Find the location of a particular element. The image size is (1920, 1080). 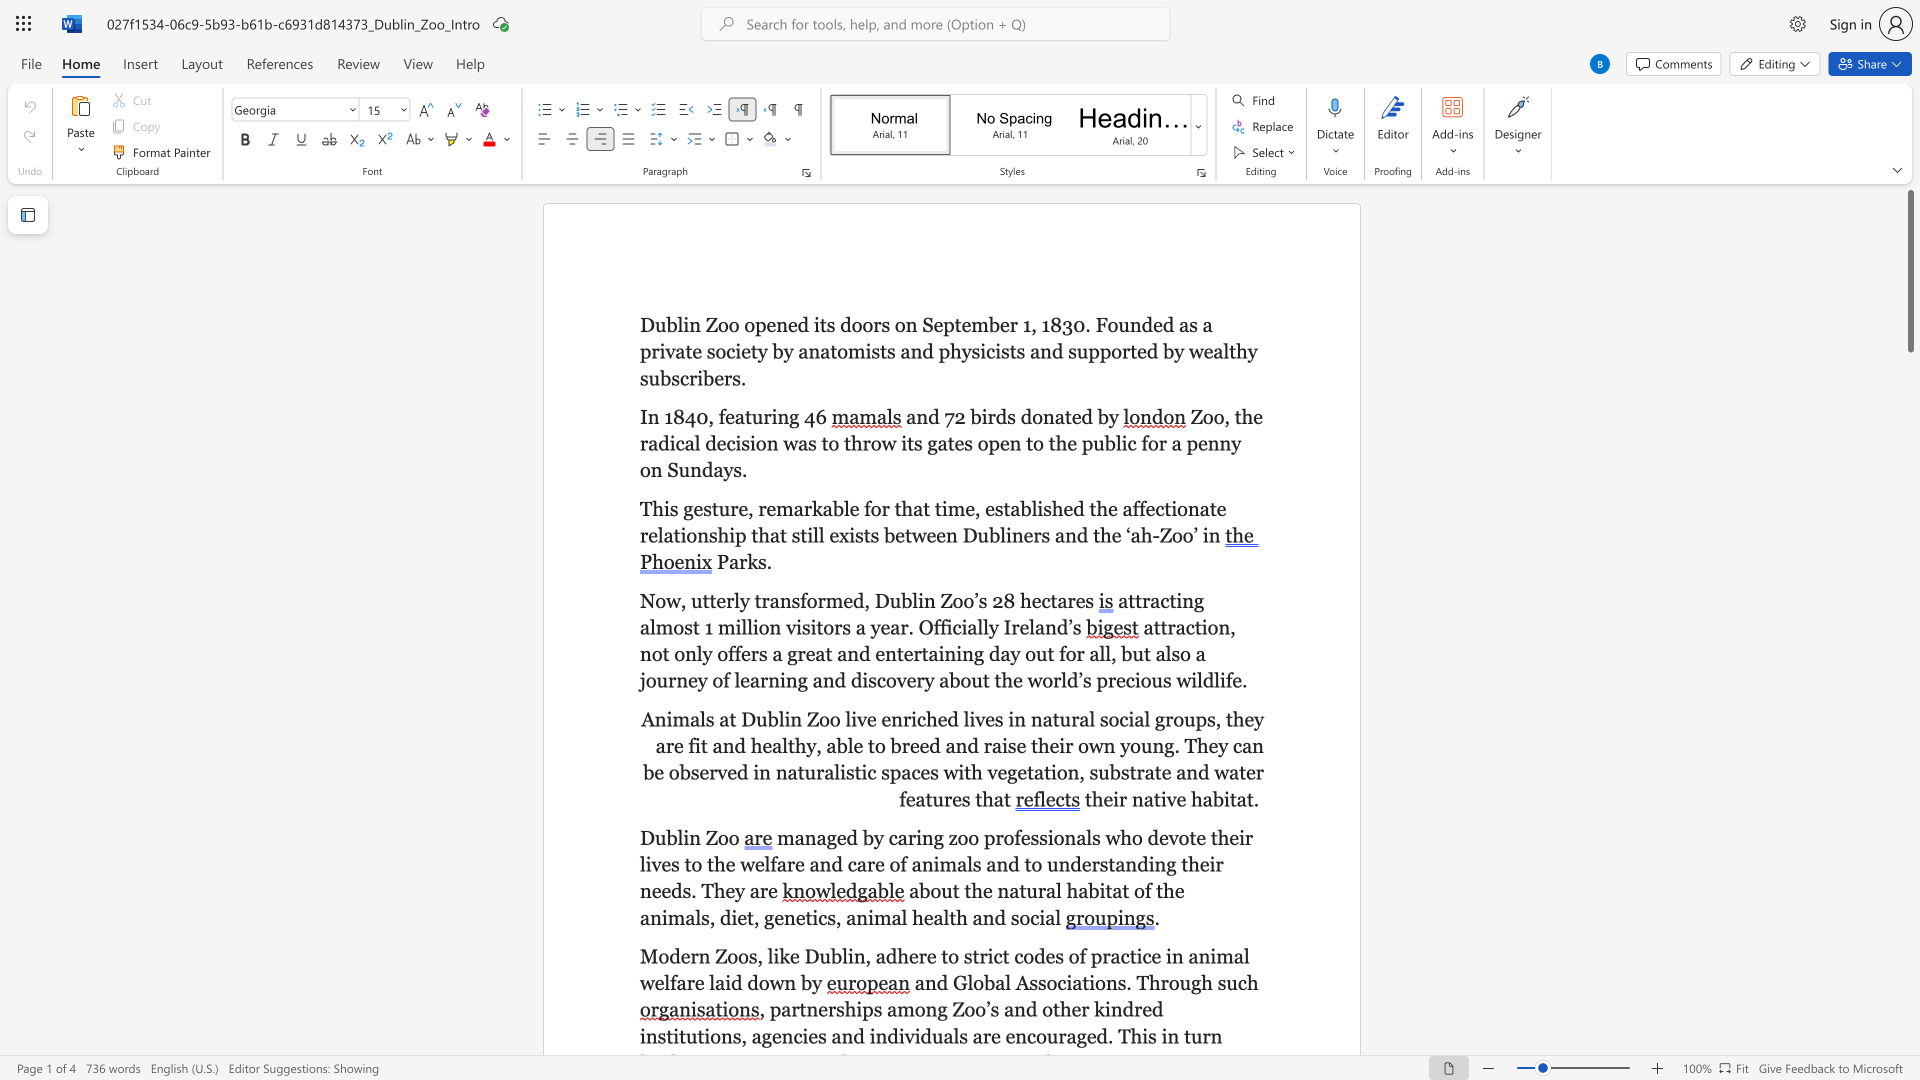

the 2th character "a" in the text is located at coordinates (1014, 890).